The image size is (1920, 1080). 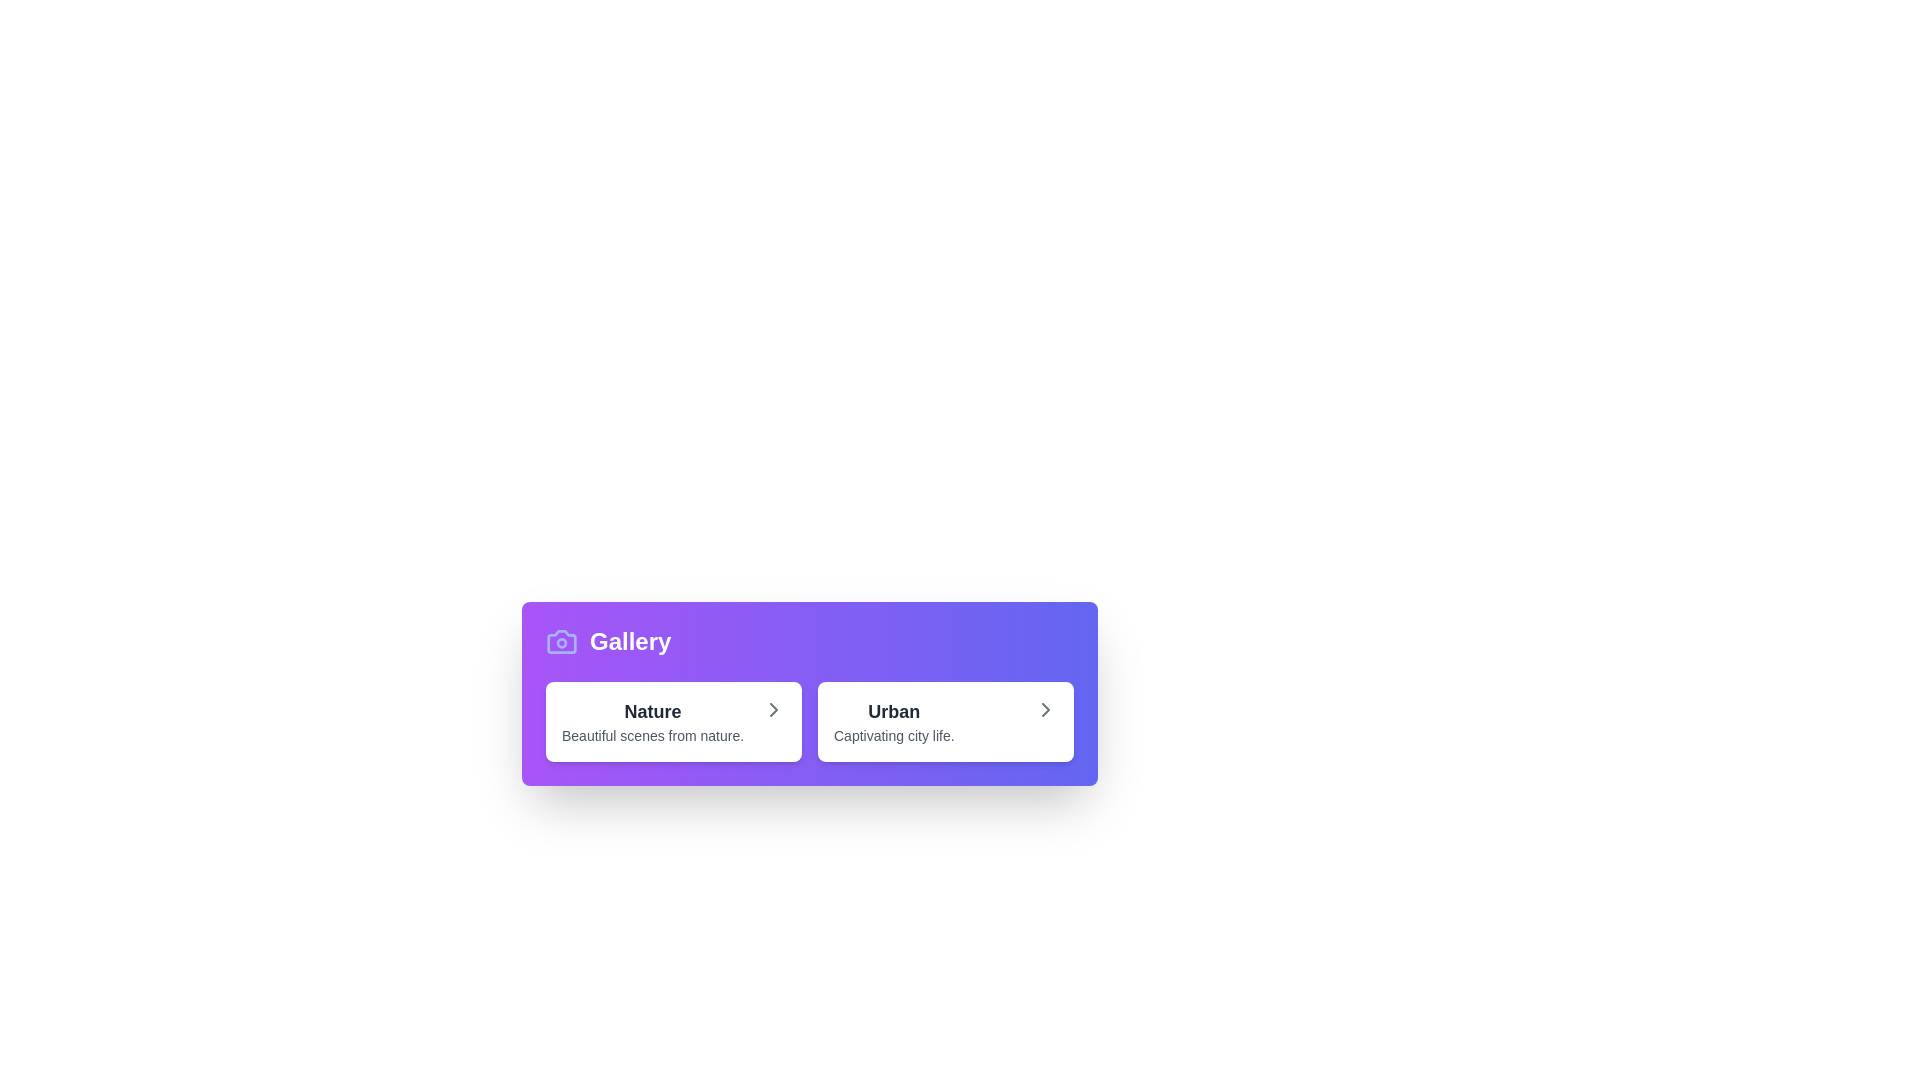 I want to click on the right-pointing chevron icon styled with sharp edges and gray color, located next to the 'Urban' label text in the second card of the gallery, so click(x=1045, y=708).